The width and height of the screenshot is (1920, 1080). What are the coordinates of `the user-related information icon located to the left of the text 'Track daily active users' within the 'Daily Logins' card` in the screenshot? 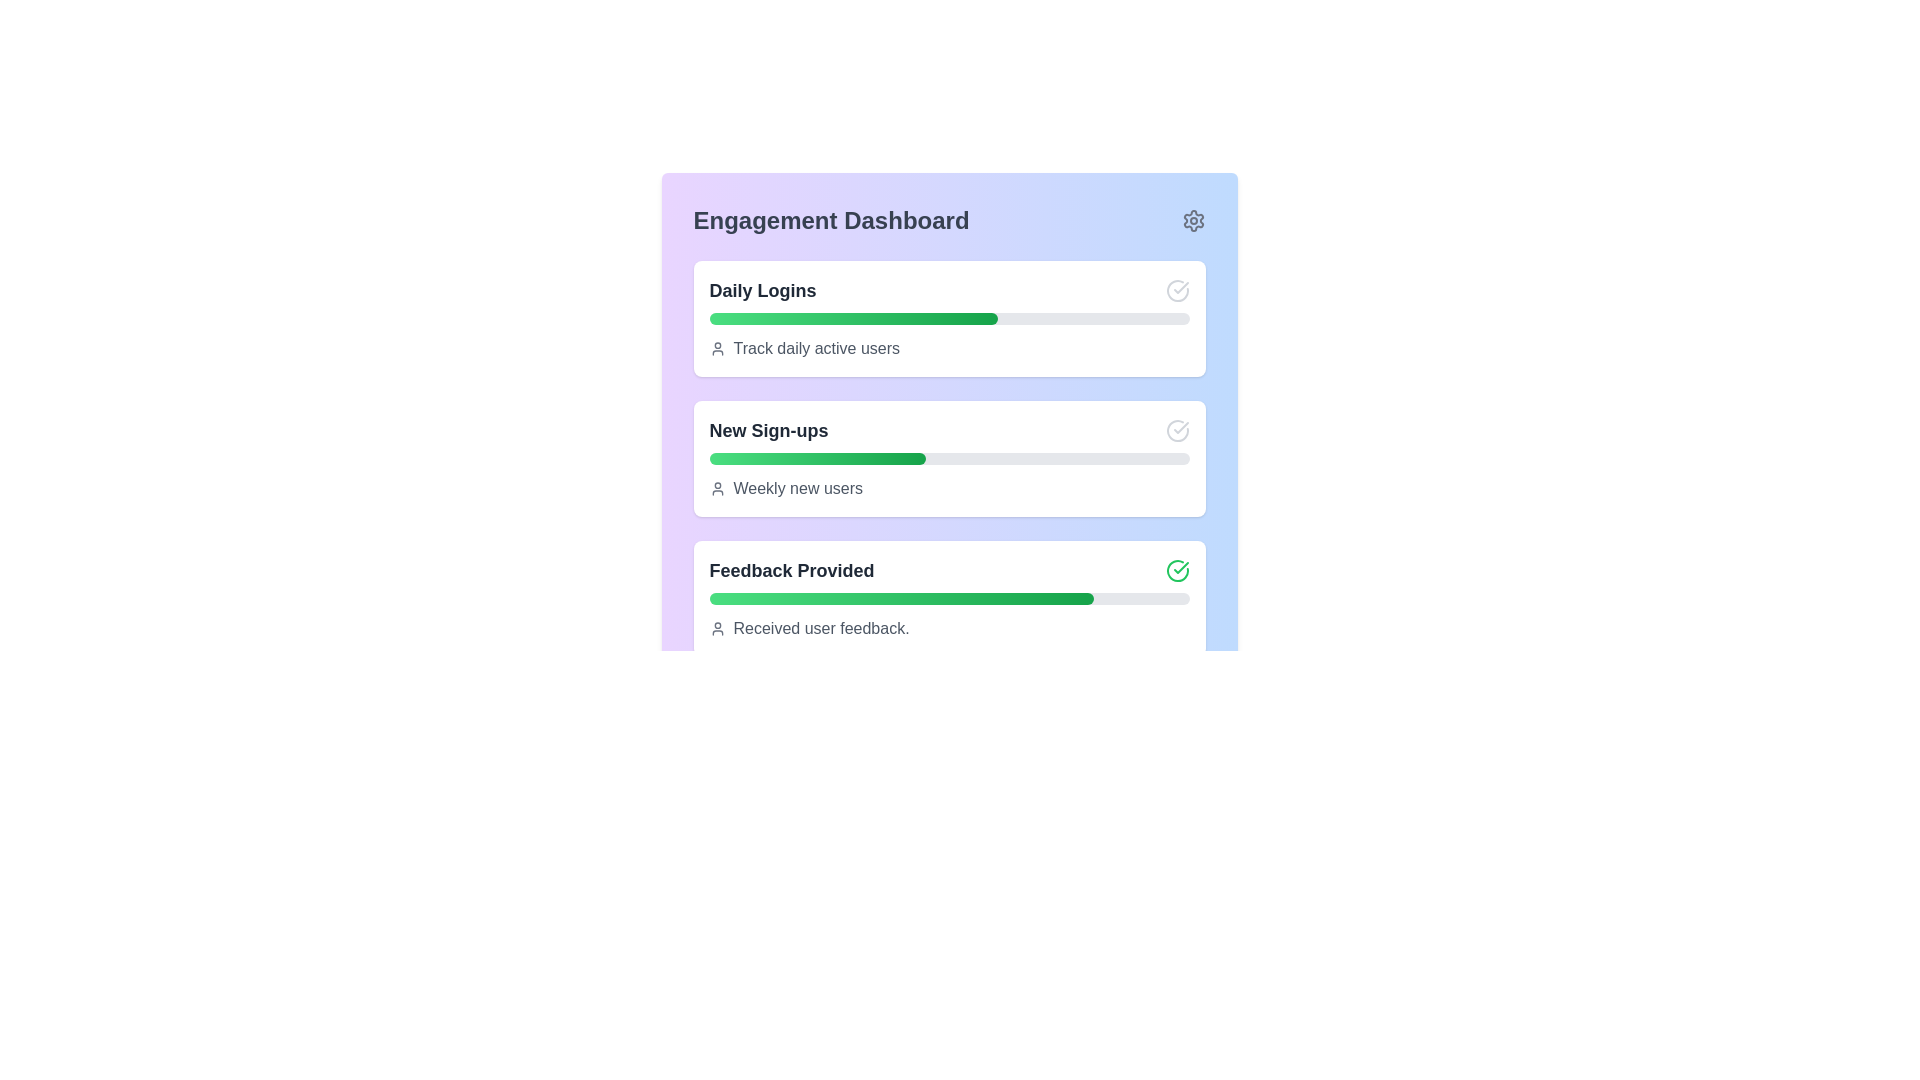 It's located at (717, 347).